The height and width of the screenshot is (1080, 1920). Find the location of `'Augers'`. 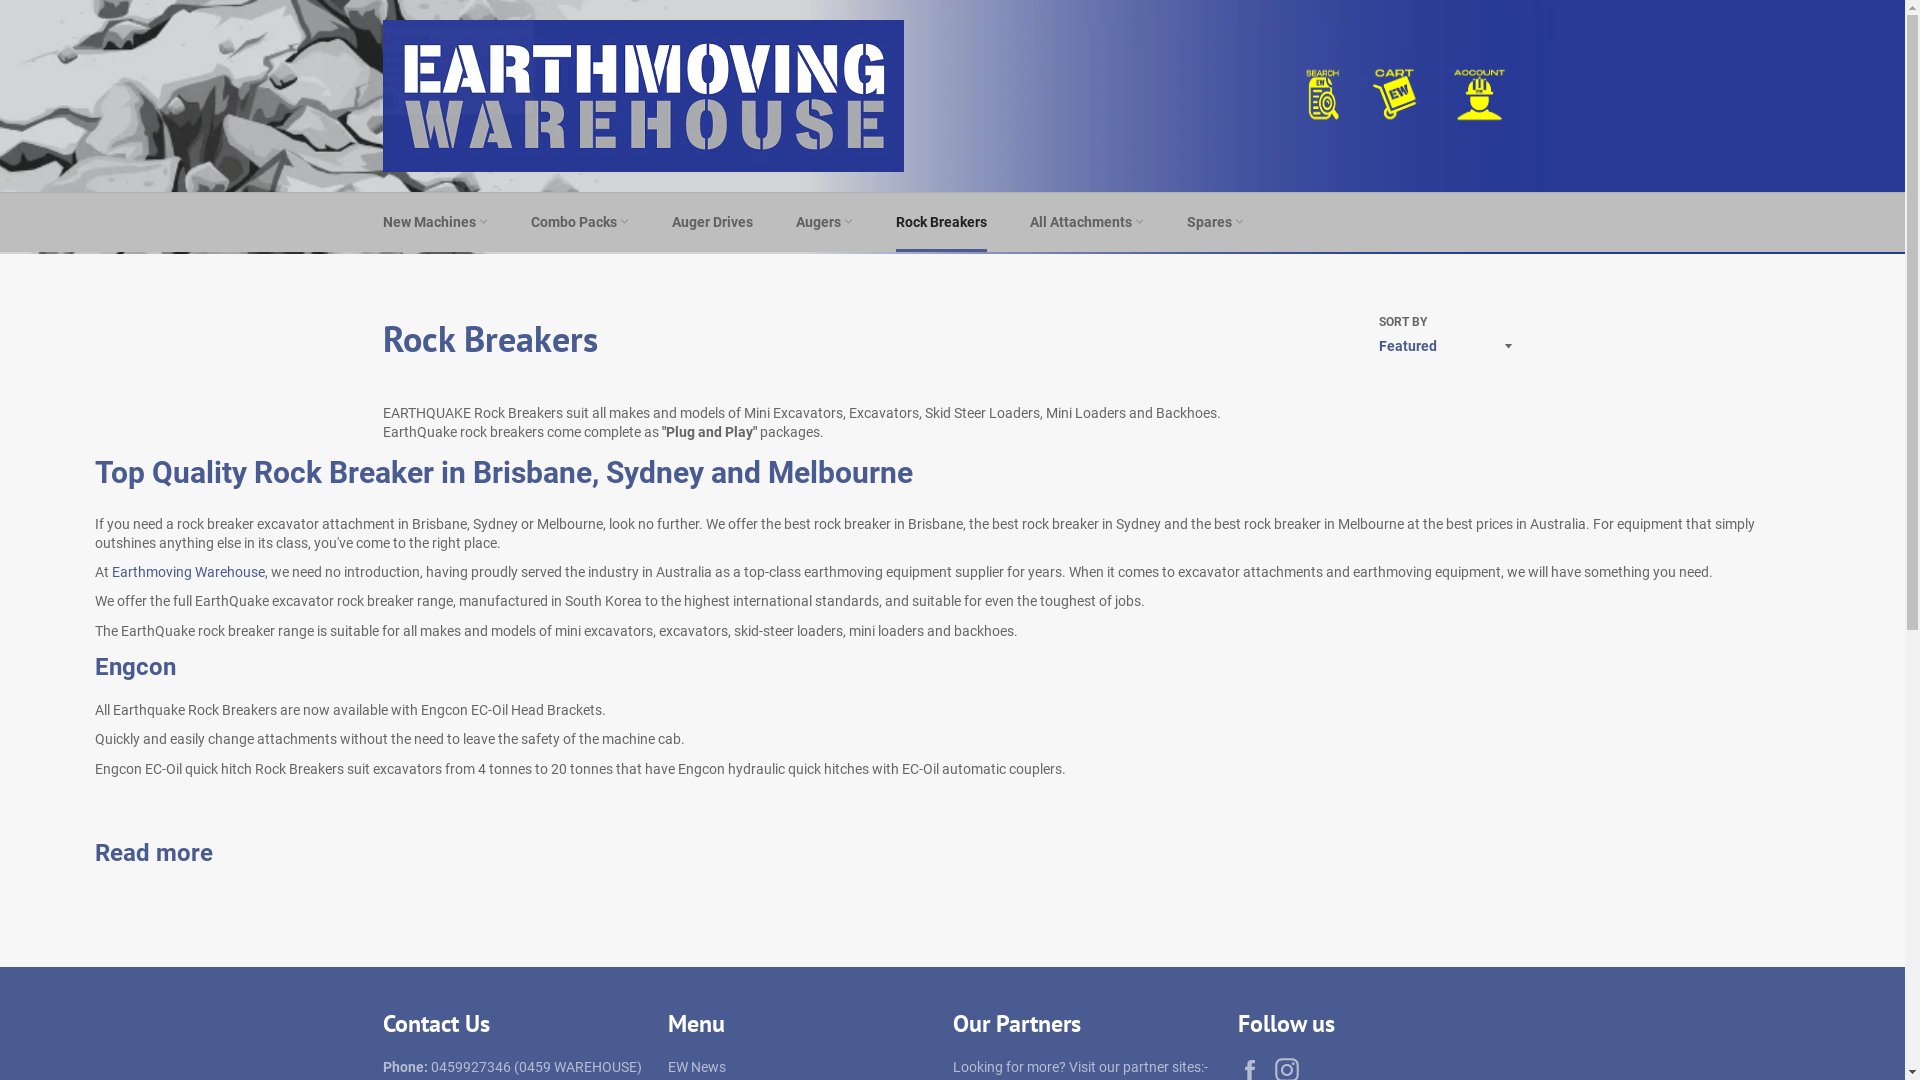

'Augers' is located at coordinates (775, 222).